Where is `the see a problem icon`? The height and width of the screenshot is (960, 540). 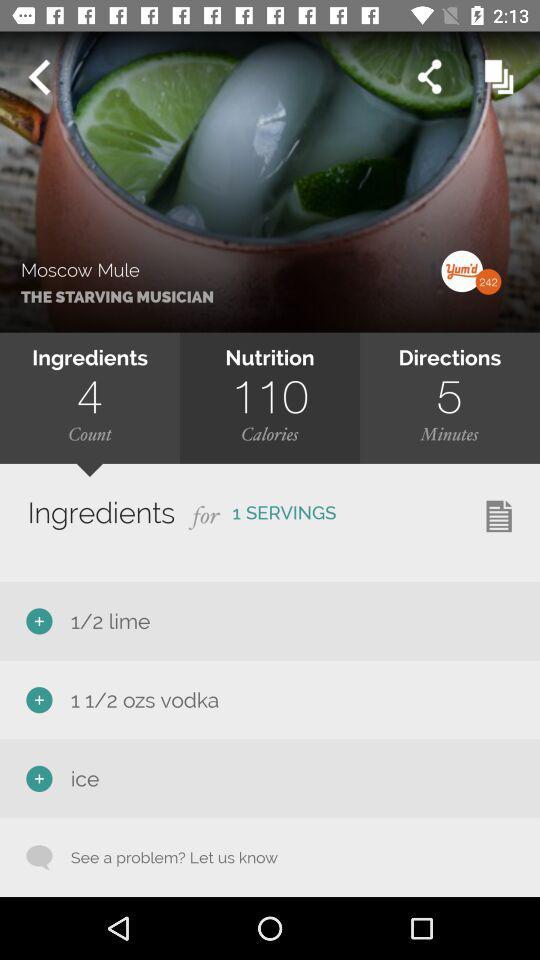
the see a problem icon is located at coordinates (164, 856).